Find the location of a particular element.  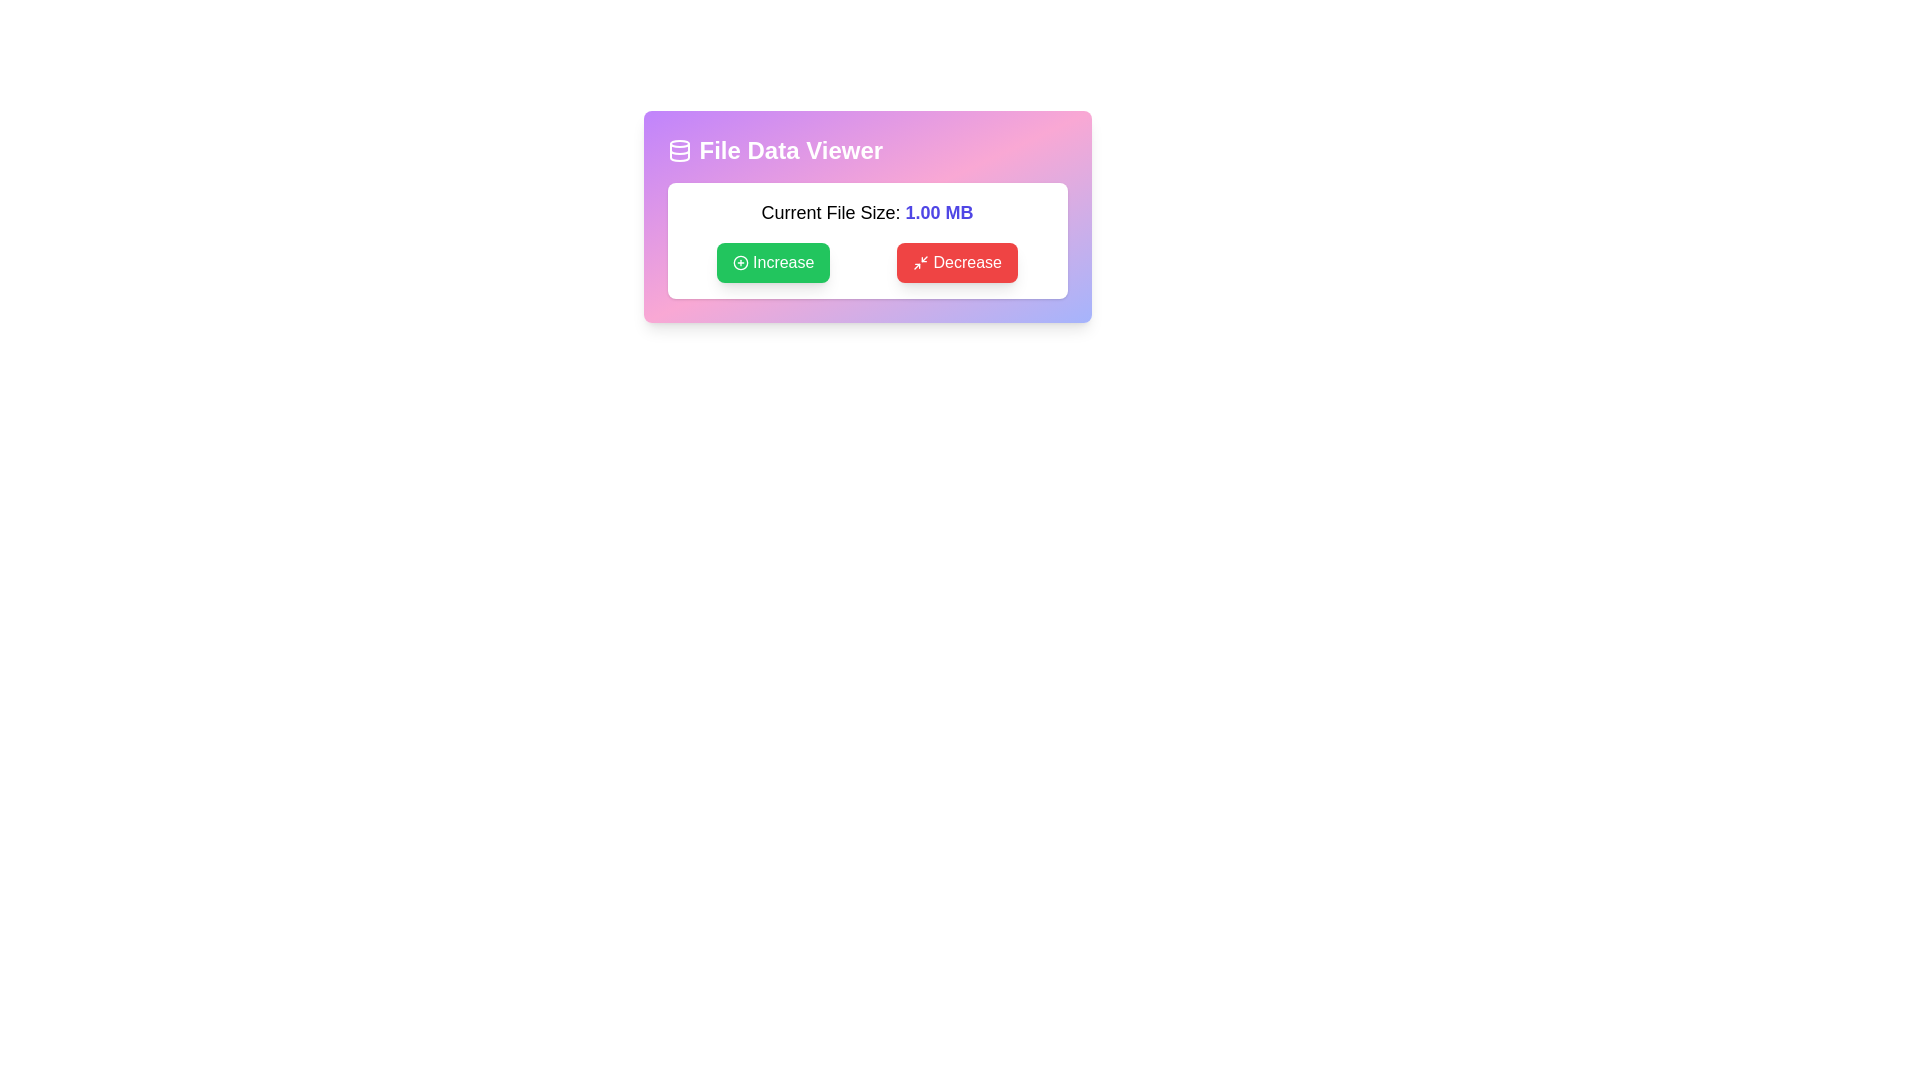

the static informational label displaying 'Current File Size: 1.00 MB', which is styled in large font with '1.00 MB' in bold blue, located above the 'Increase' and 'Decrease' buttons in the 'File Data Viewer' card is located at coordinates (867, 212).